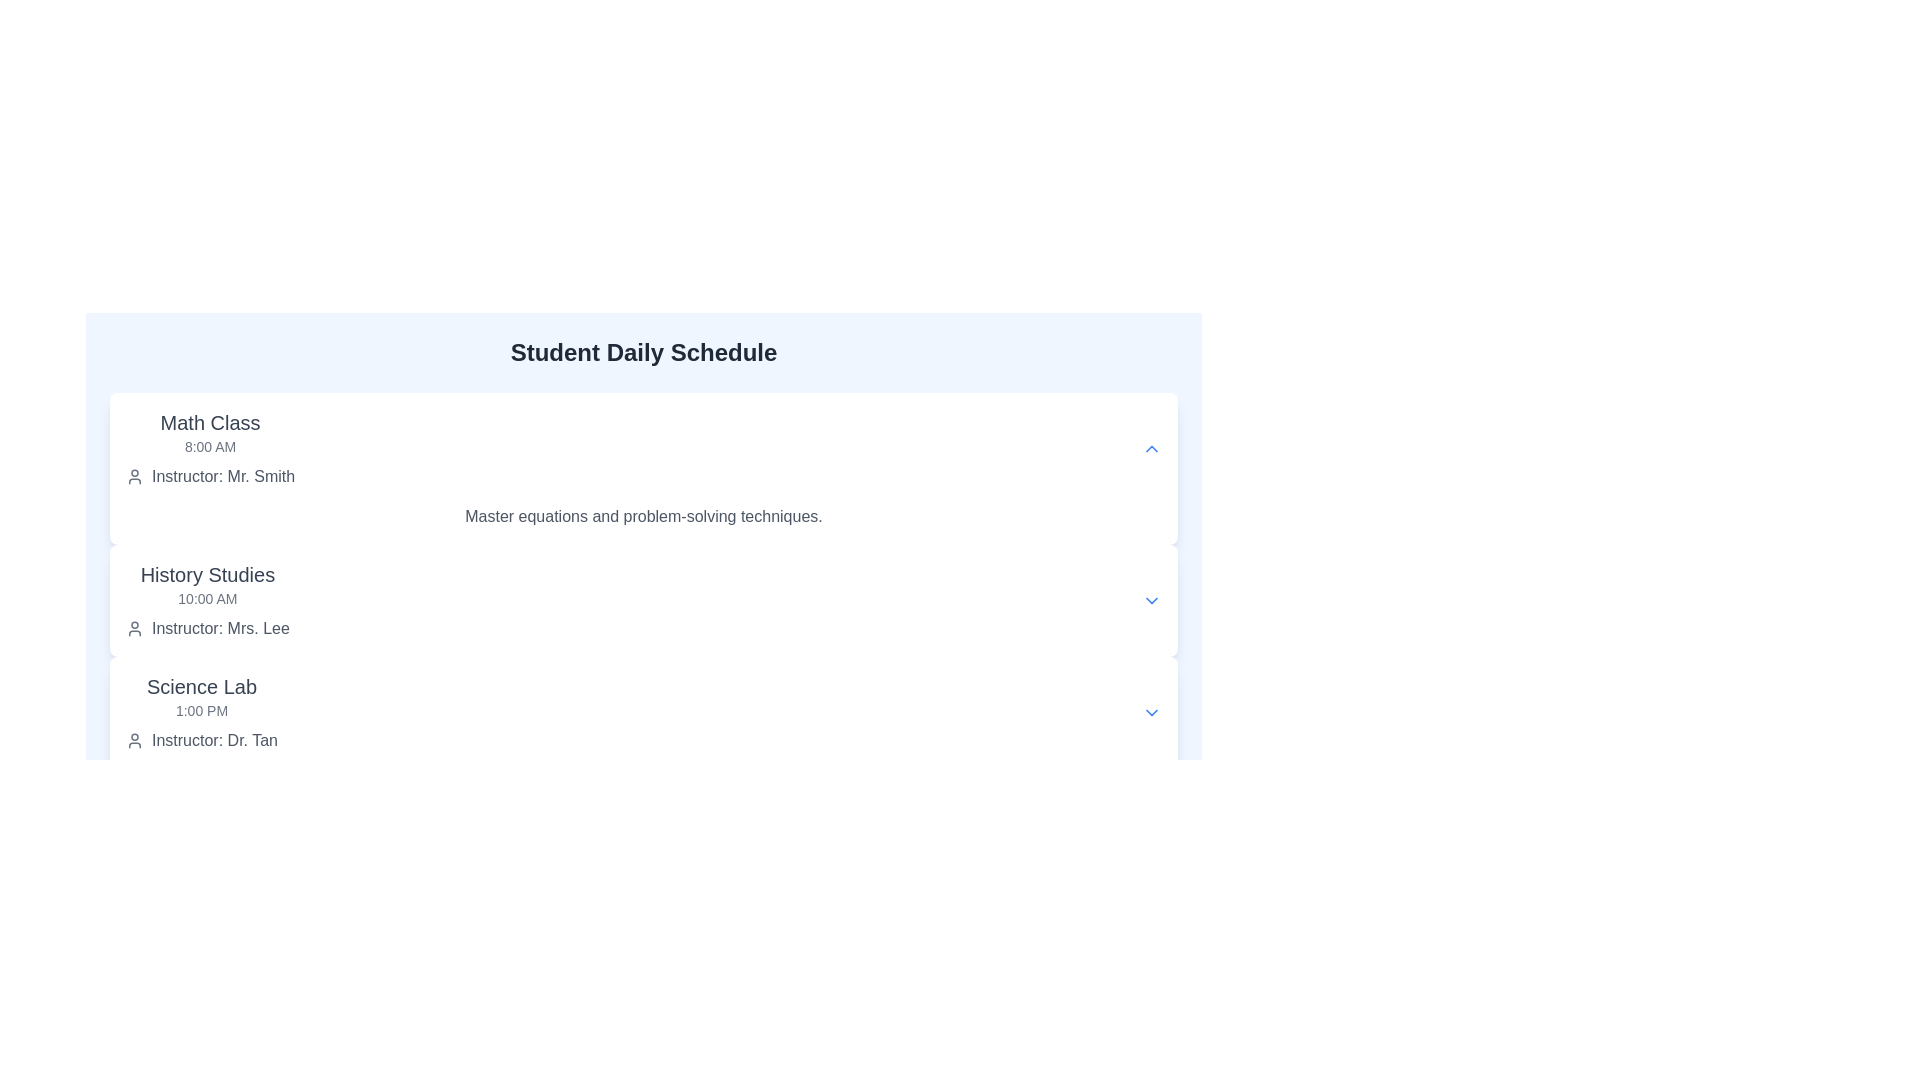 This screenshot has height=1080, width=1920. I want to click on the Interactive icon (dropdown toggle) for the 'History Studies' section, so click(1152, 600).